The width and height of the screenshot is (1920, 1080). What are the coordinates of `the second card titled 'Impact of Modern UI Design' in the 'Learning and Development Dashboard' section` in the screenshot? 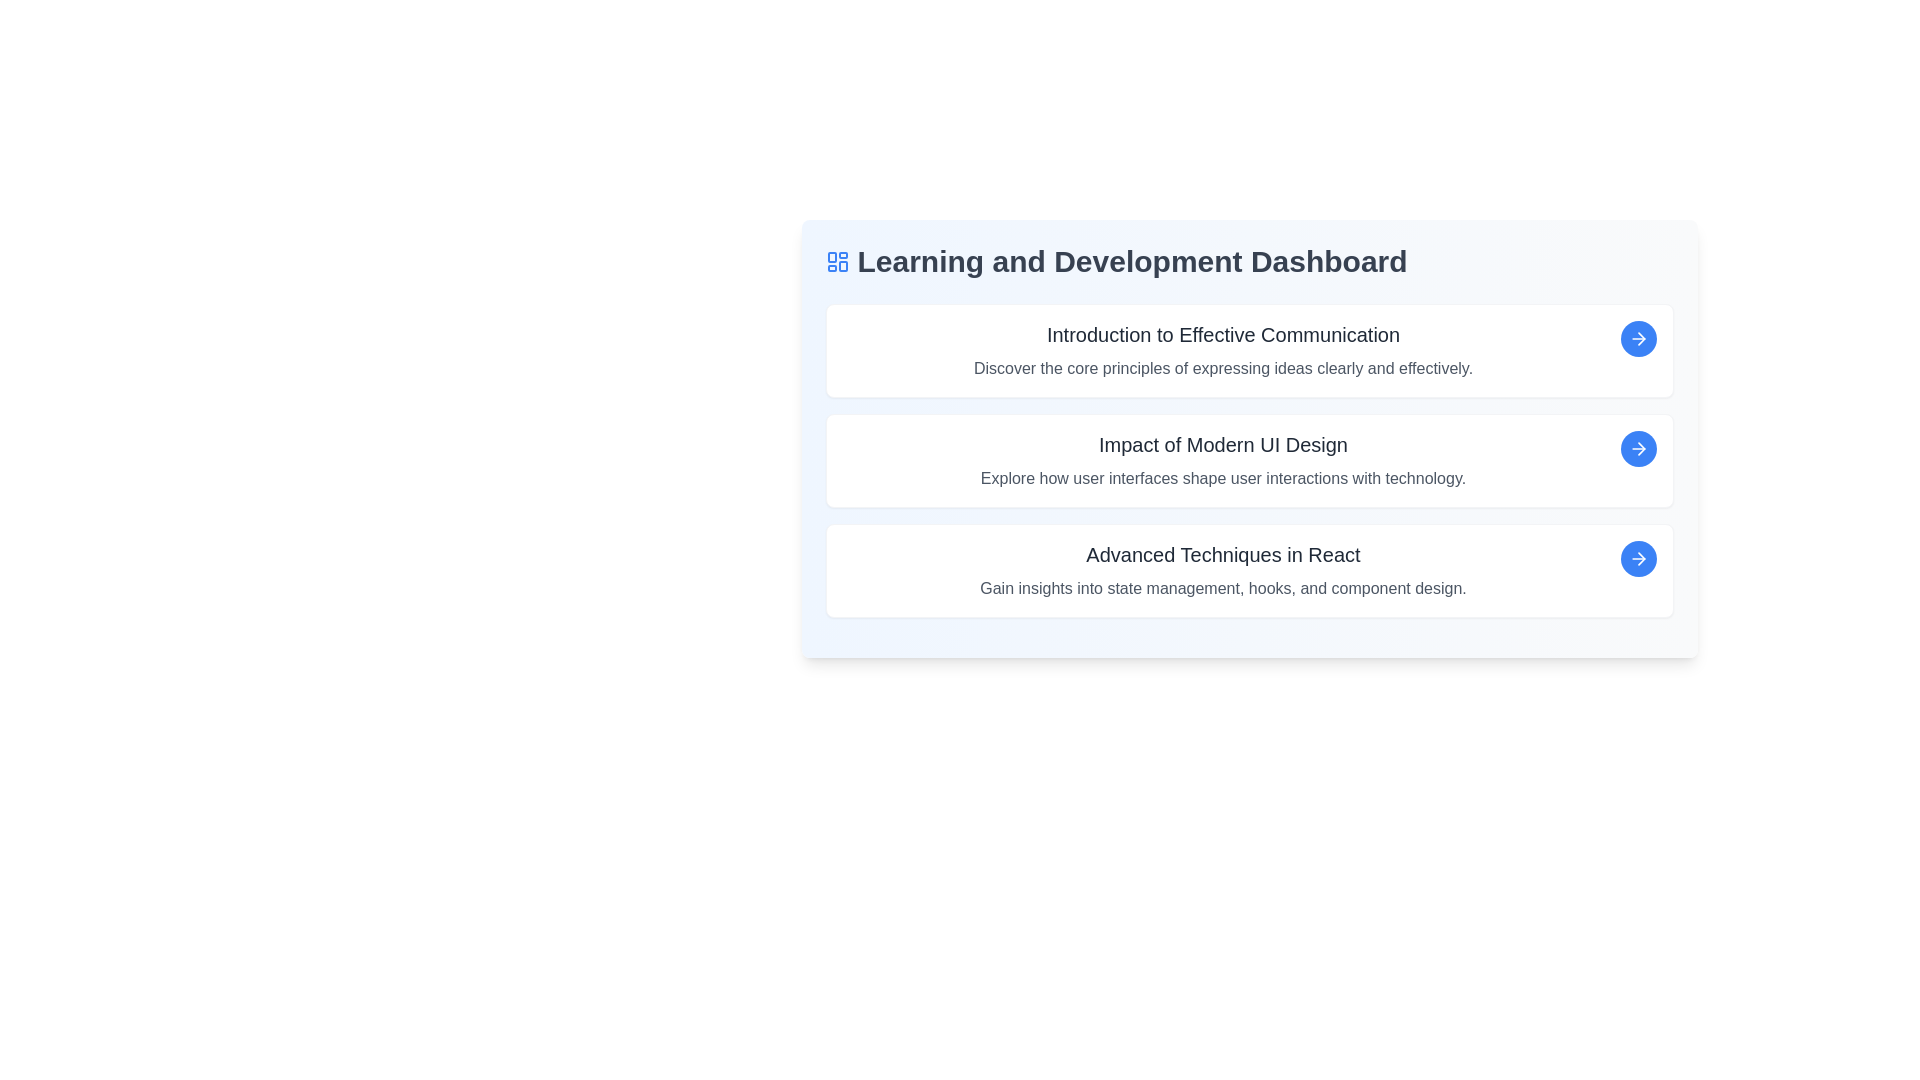 It's located at (1248, 461).